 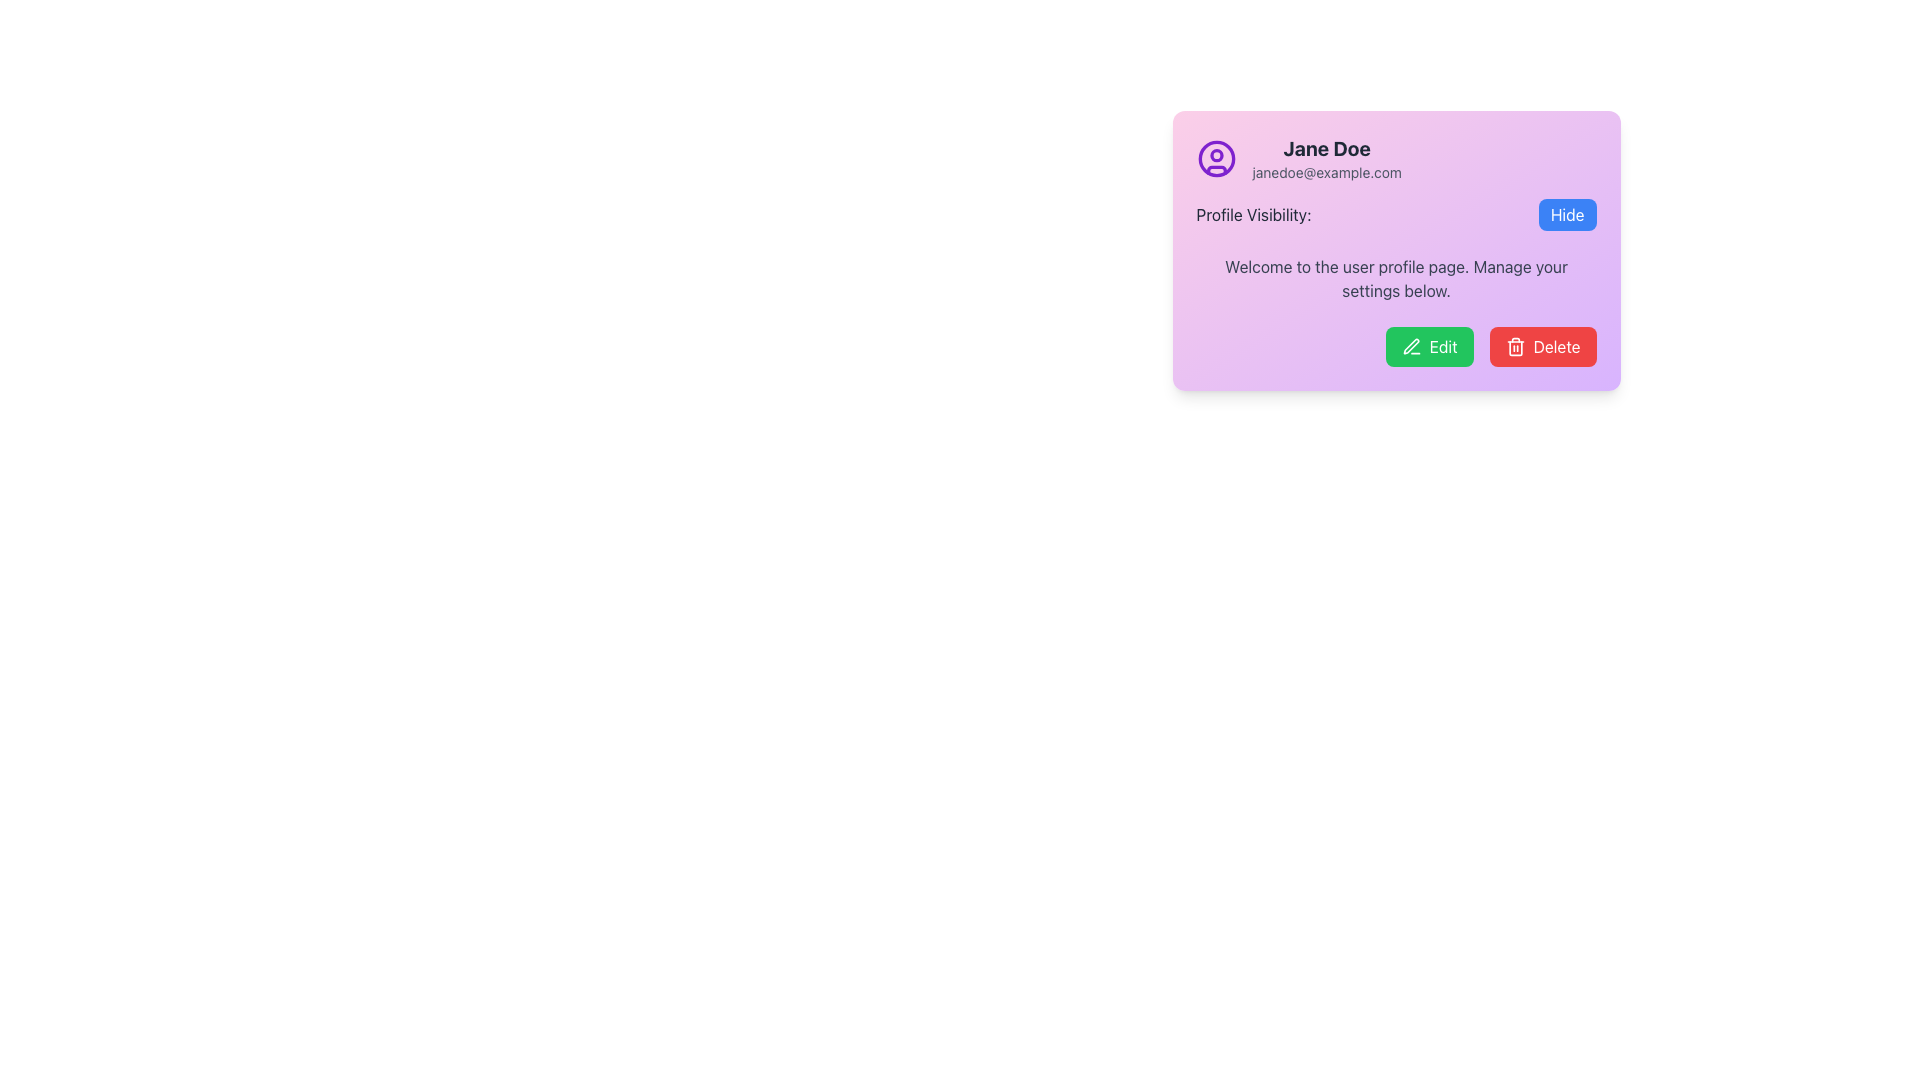 I want to click on the pen icon located within the 'Edit' button, which is positioned to the left of the 'Edit' text label, so click(x=1410, y=346).